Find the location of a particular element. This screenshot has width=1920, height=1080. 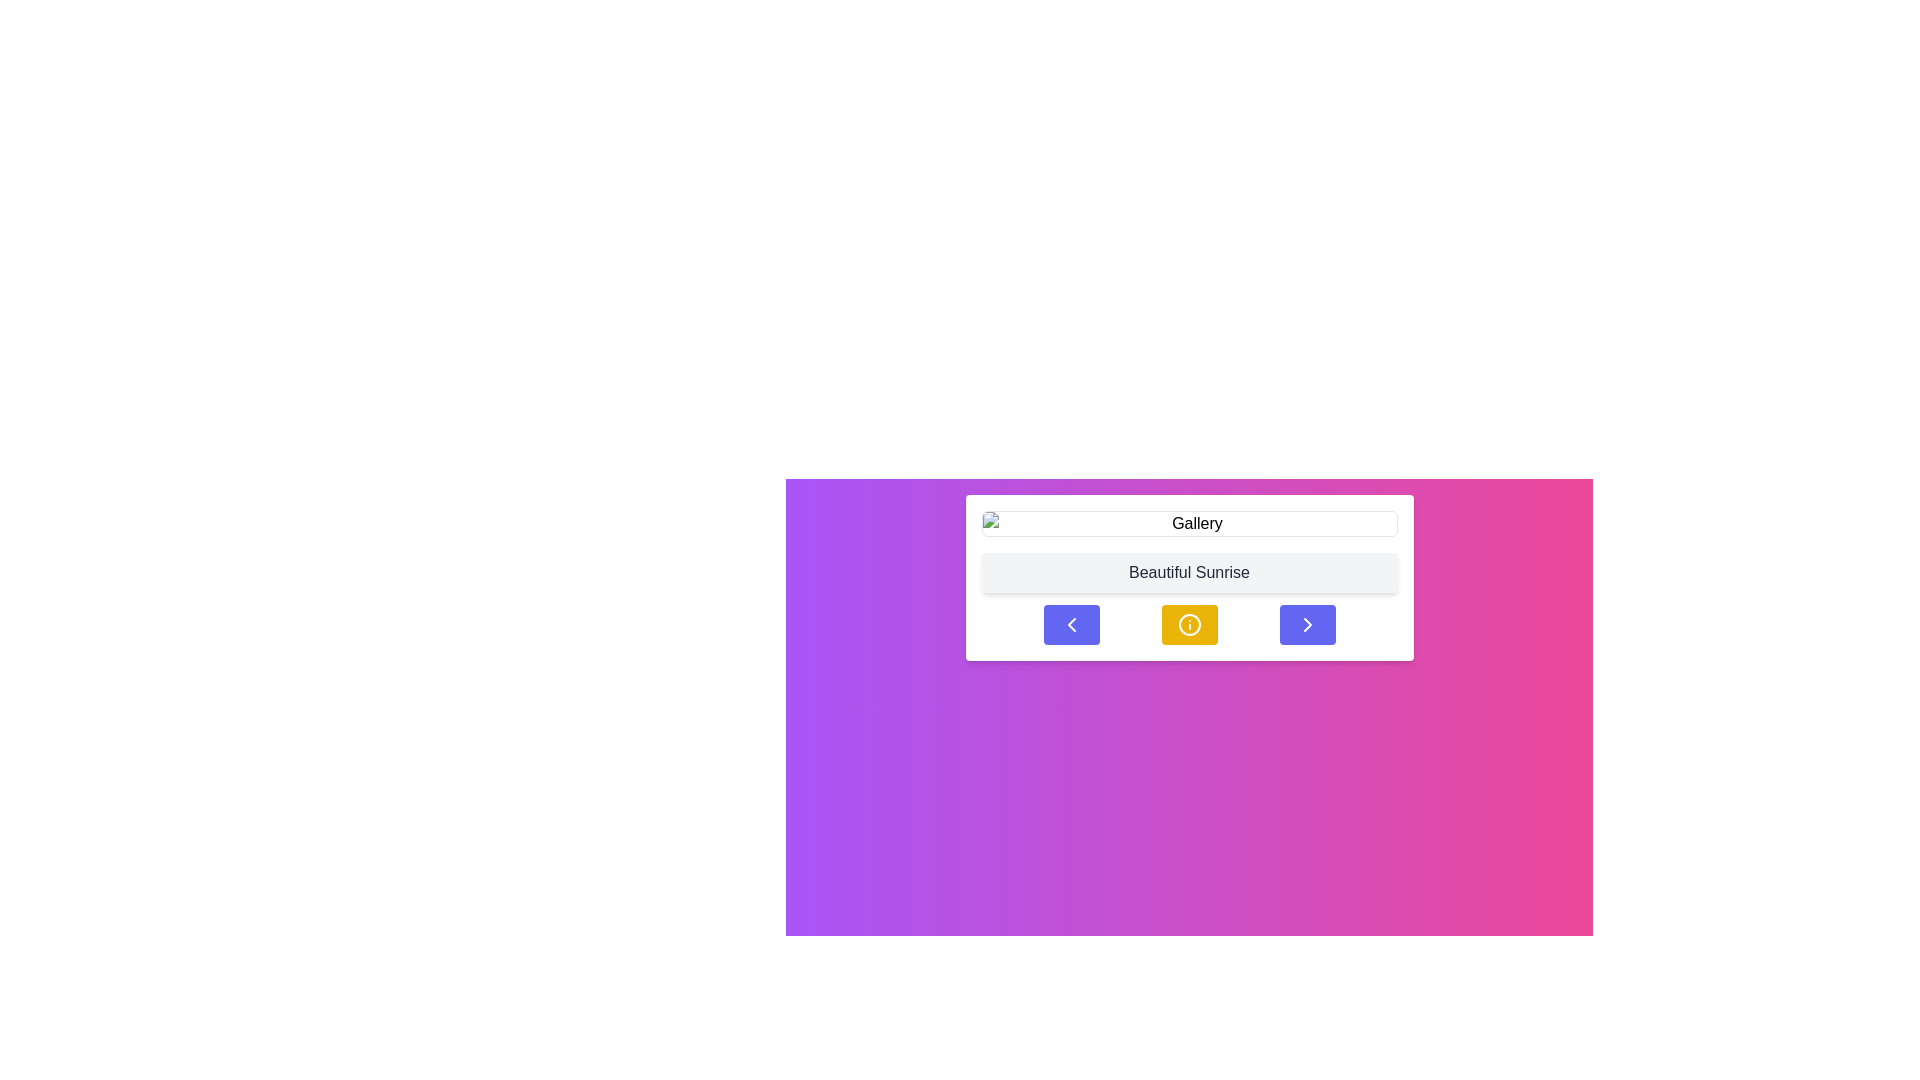

the backward navigation button with an icon is located at coordinates (1070, 623).